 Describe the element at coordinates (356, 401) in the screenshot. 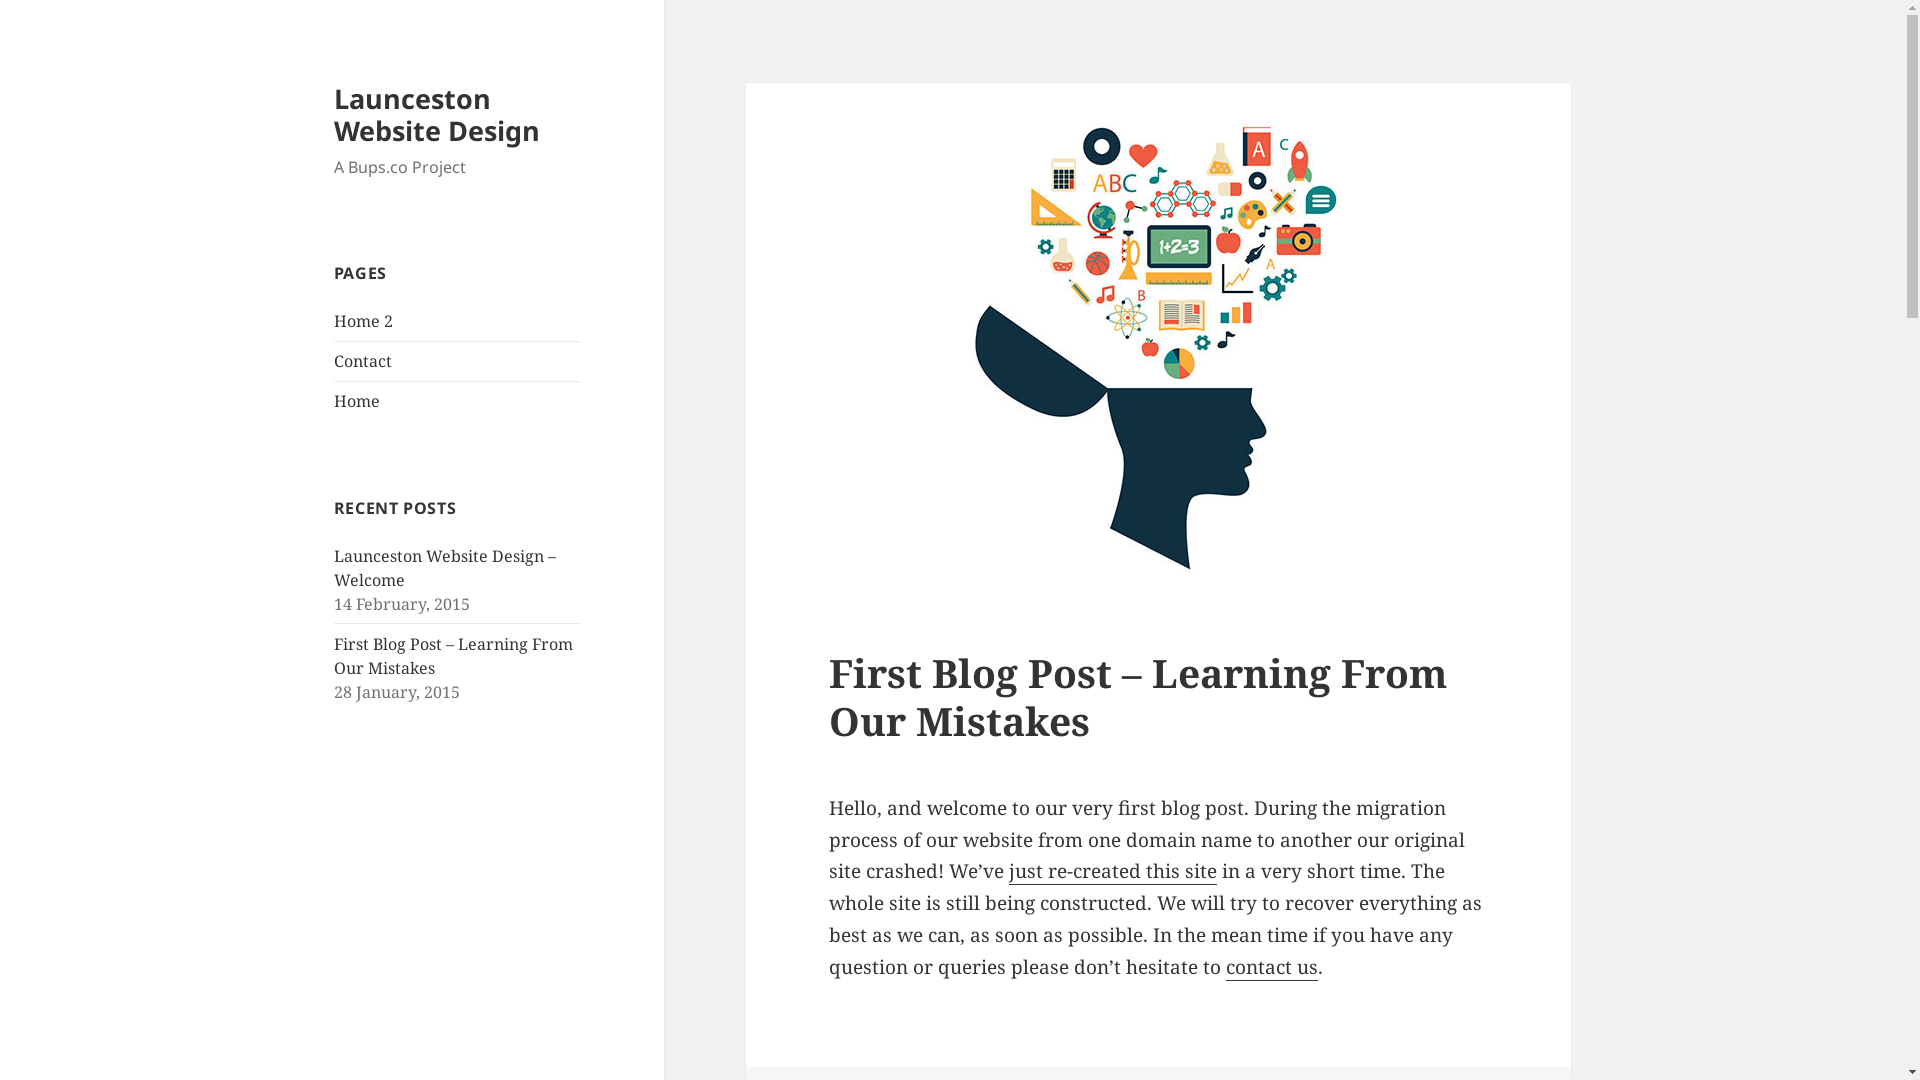

I see `'Home'` at that location.